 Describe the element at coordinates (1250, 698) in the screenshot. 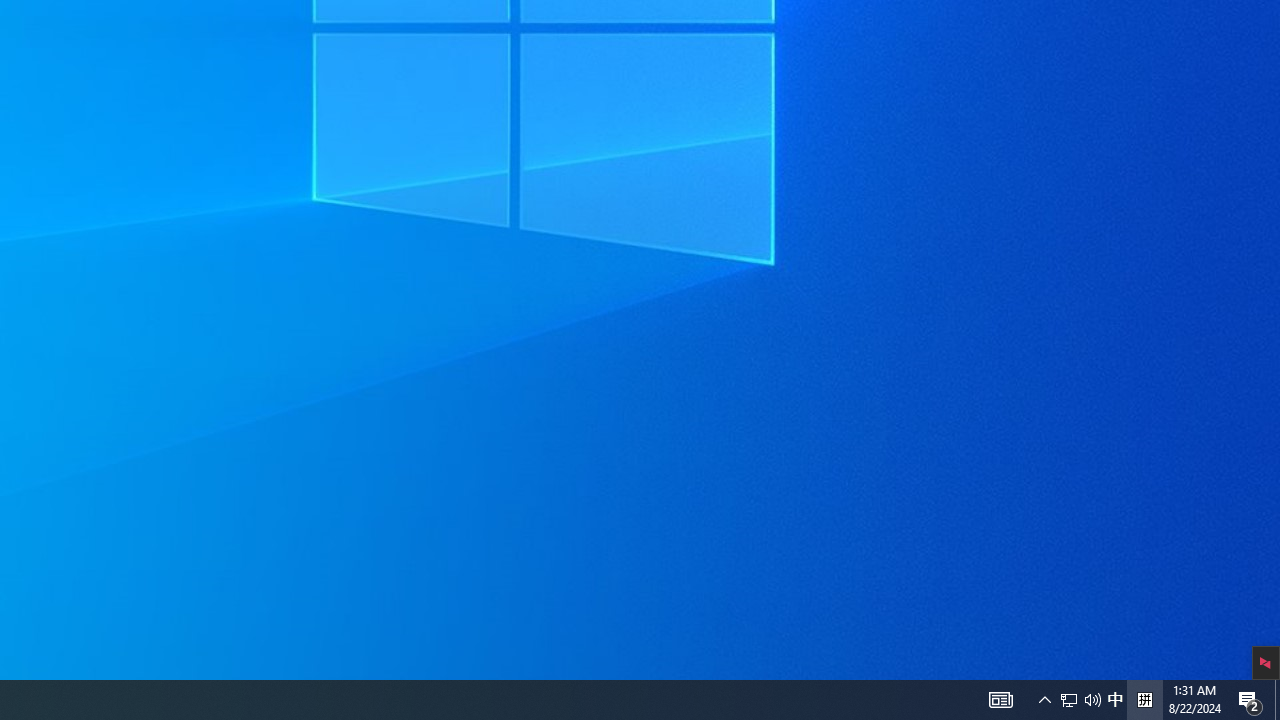

I see `'Action Center, 2 new notifications'` at that location.